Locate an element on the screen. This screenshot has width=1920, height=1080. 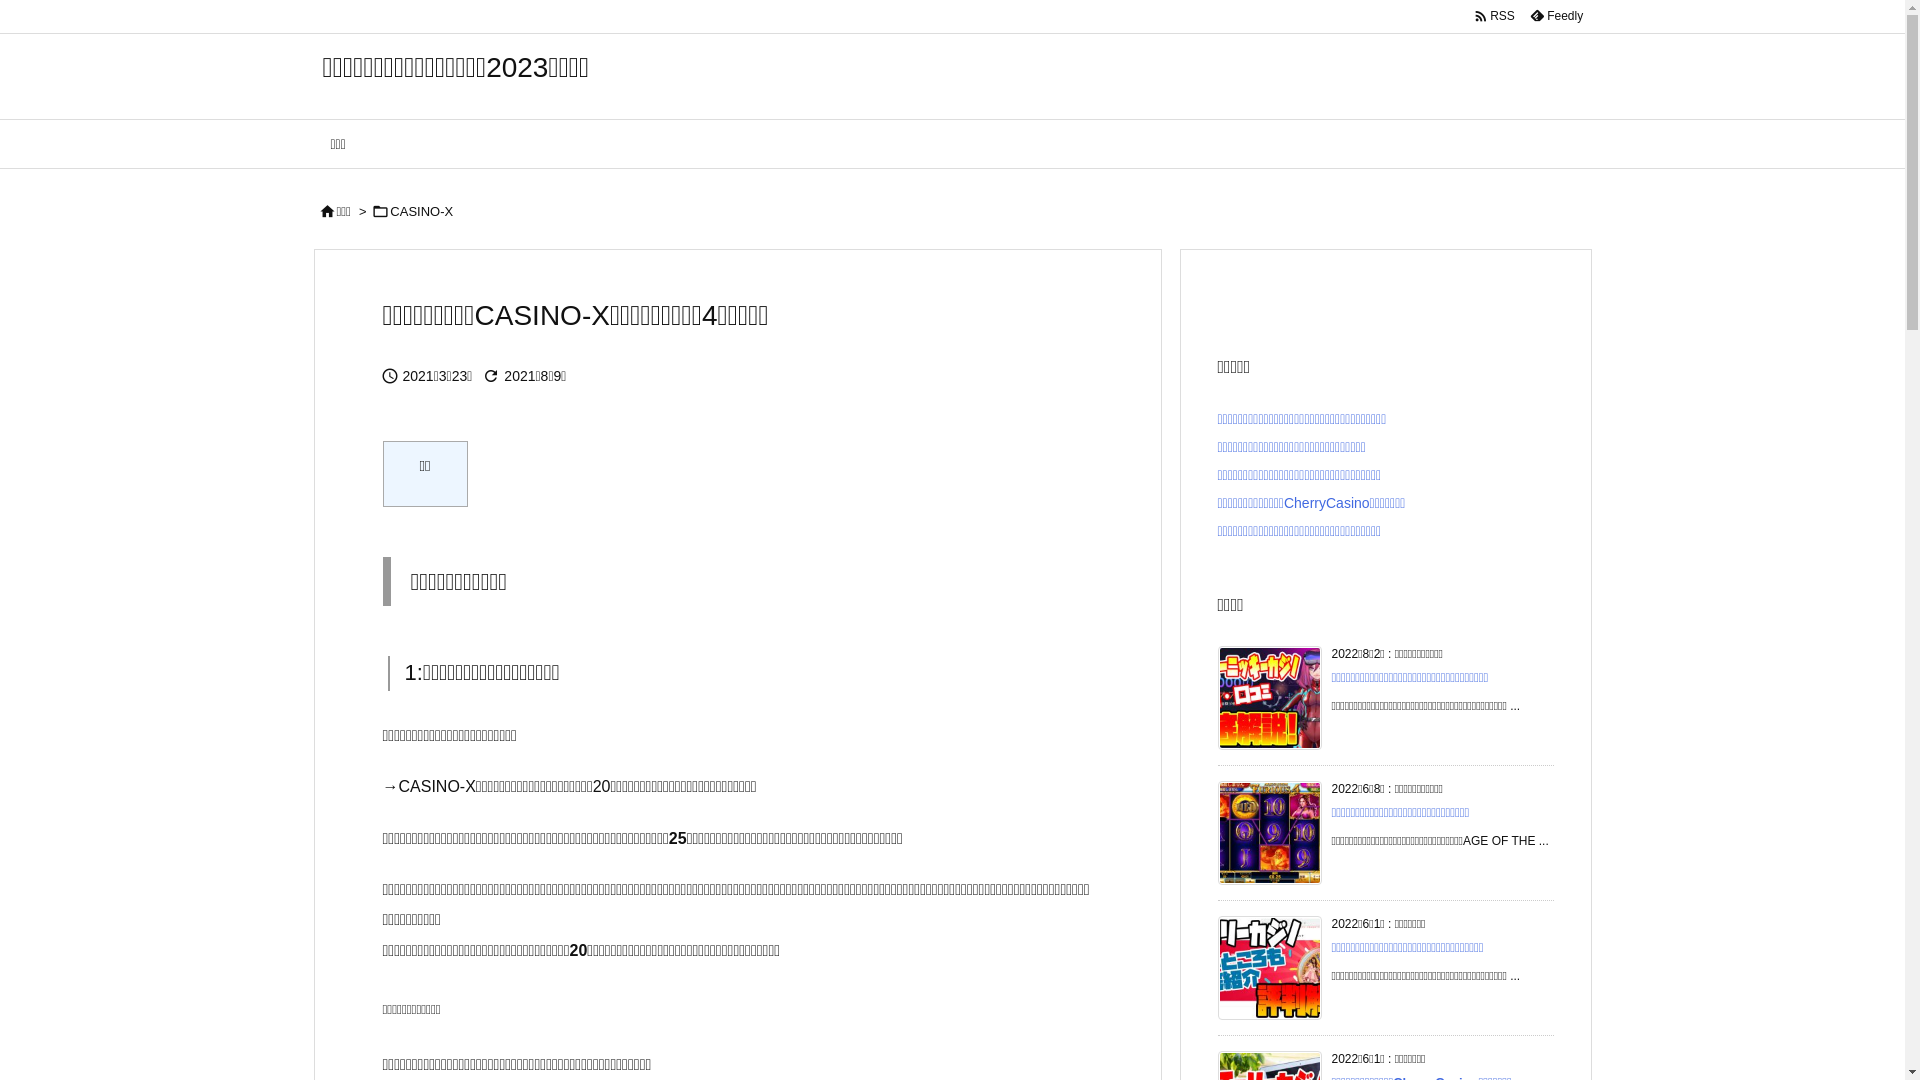
'CASINO-X' is located at coordinates (420, 211).